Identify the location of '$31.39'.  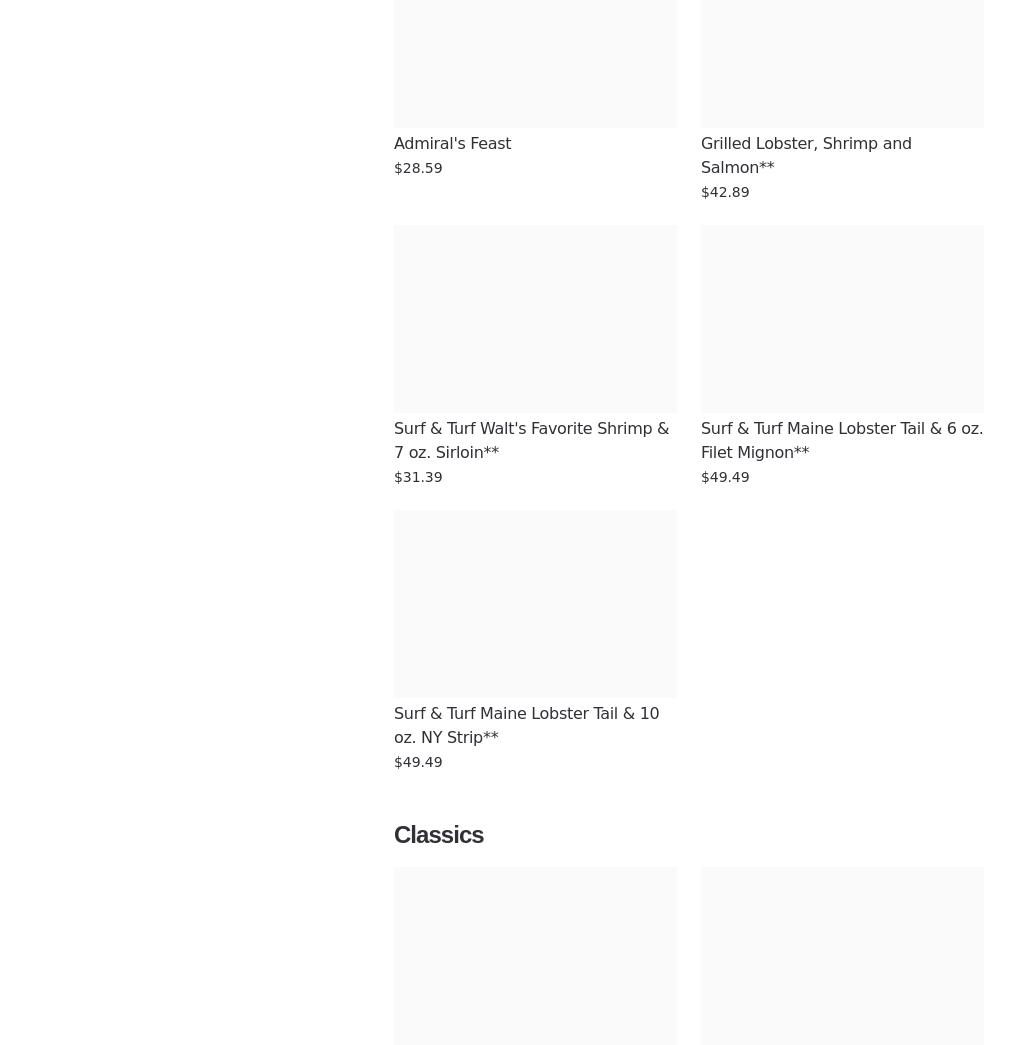
(416, 476).